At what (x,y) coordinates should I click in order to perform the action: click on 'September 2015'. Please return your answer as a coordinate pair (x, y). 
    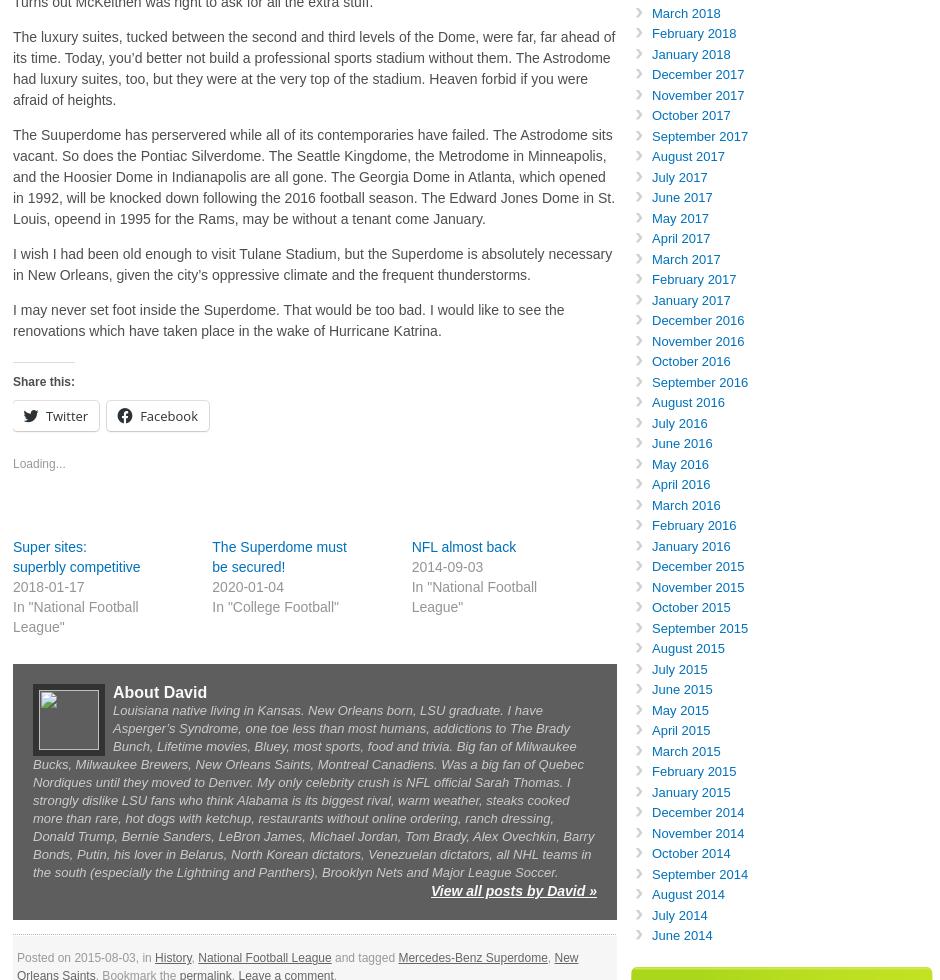
    Looking at the image, I should click on (699, 627).